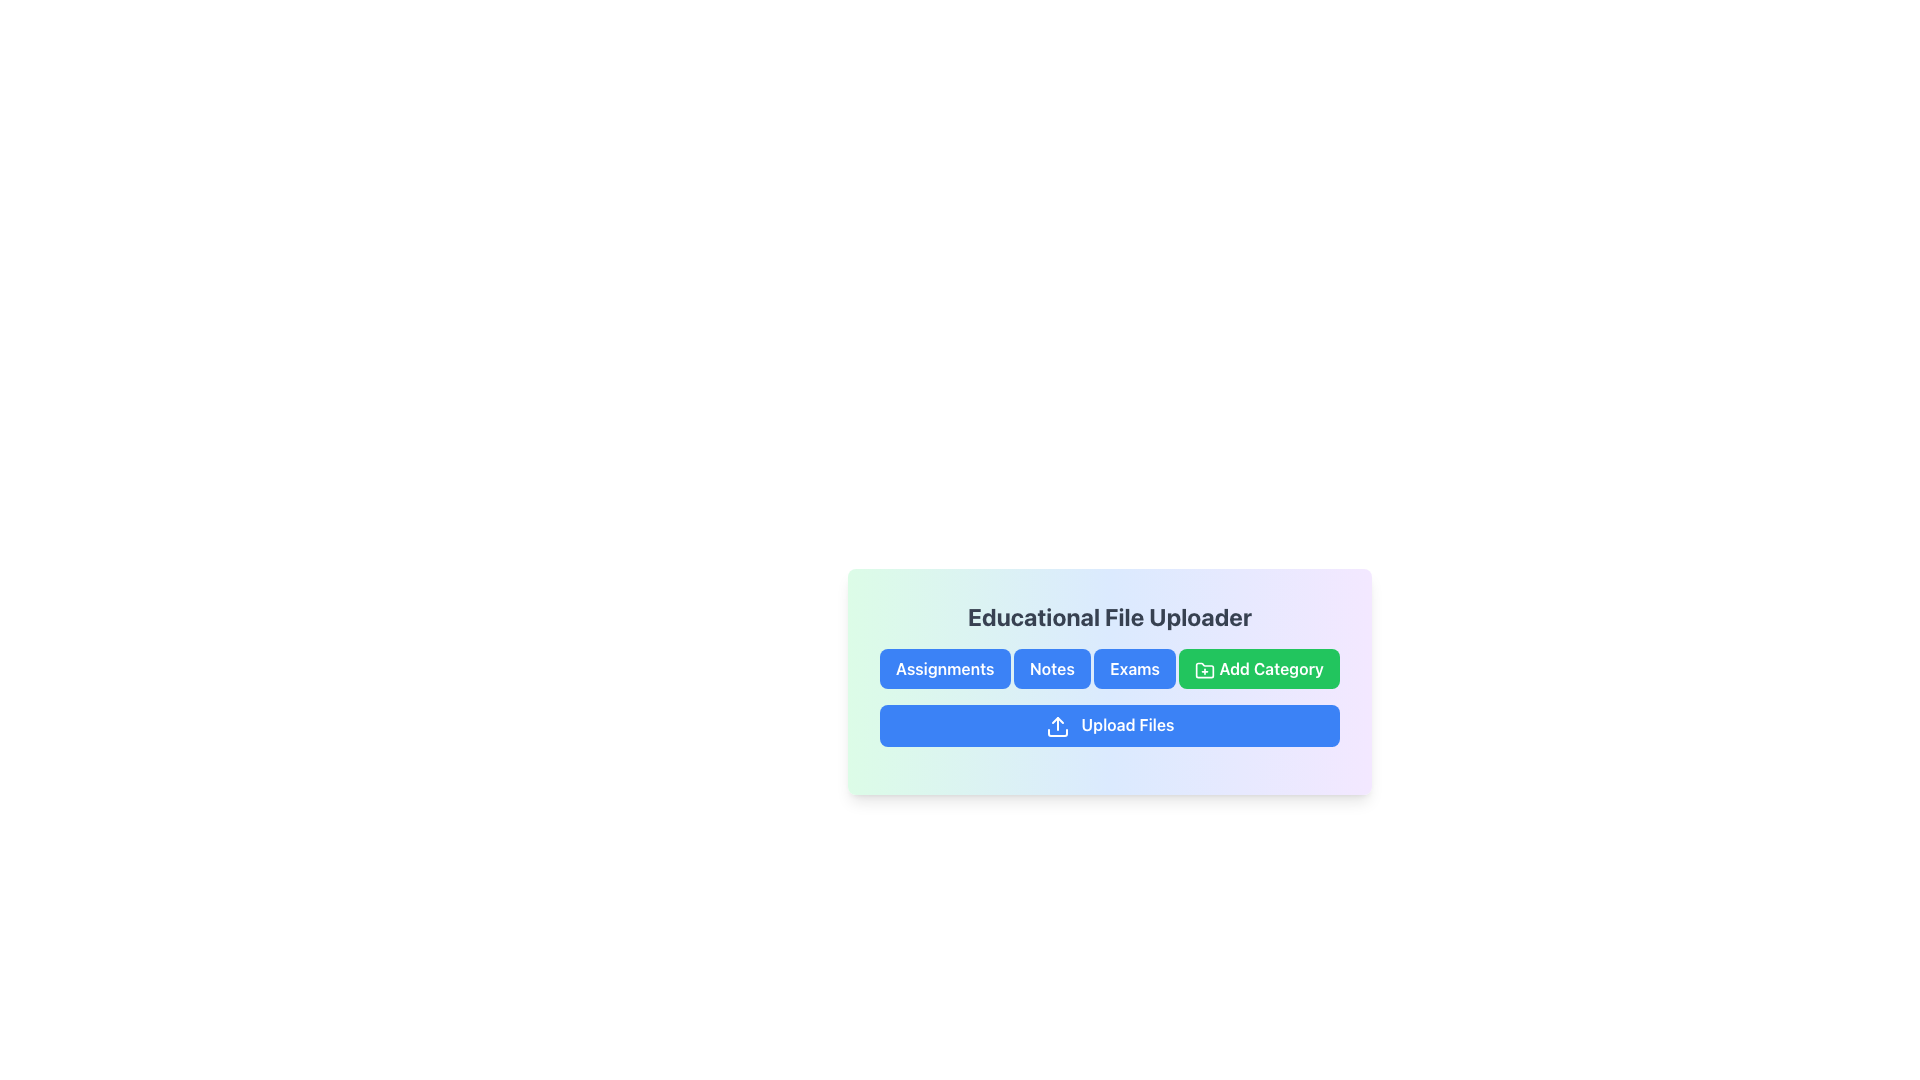 The width and height of the screenshot is (1920, 1080). I want to click on the 'Exams' button, which is the third button in the row of interactive elements within the 'Educational File Uploader' panel, using keyboard navigation, so click(1108, 680).